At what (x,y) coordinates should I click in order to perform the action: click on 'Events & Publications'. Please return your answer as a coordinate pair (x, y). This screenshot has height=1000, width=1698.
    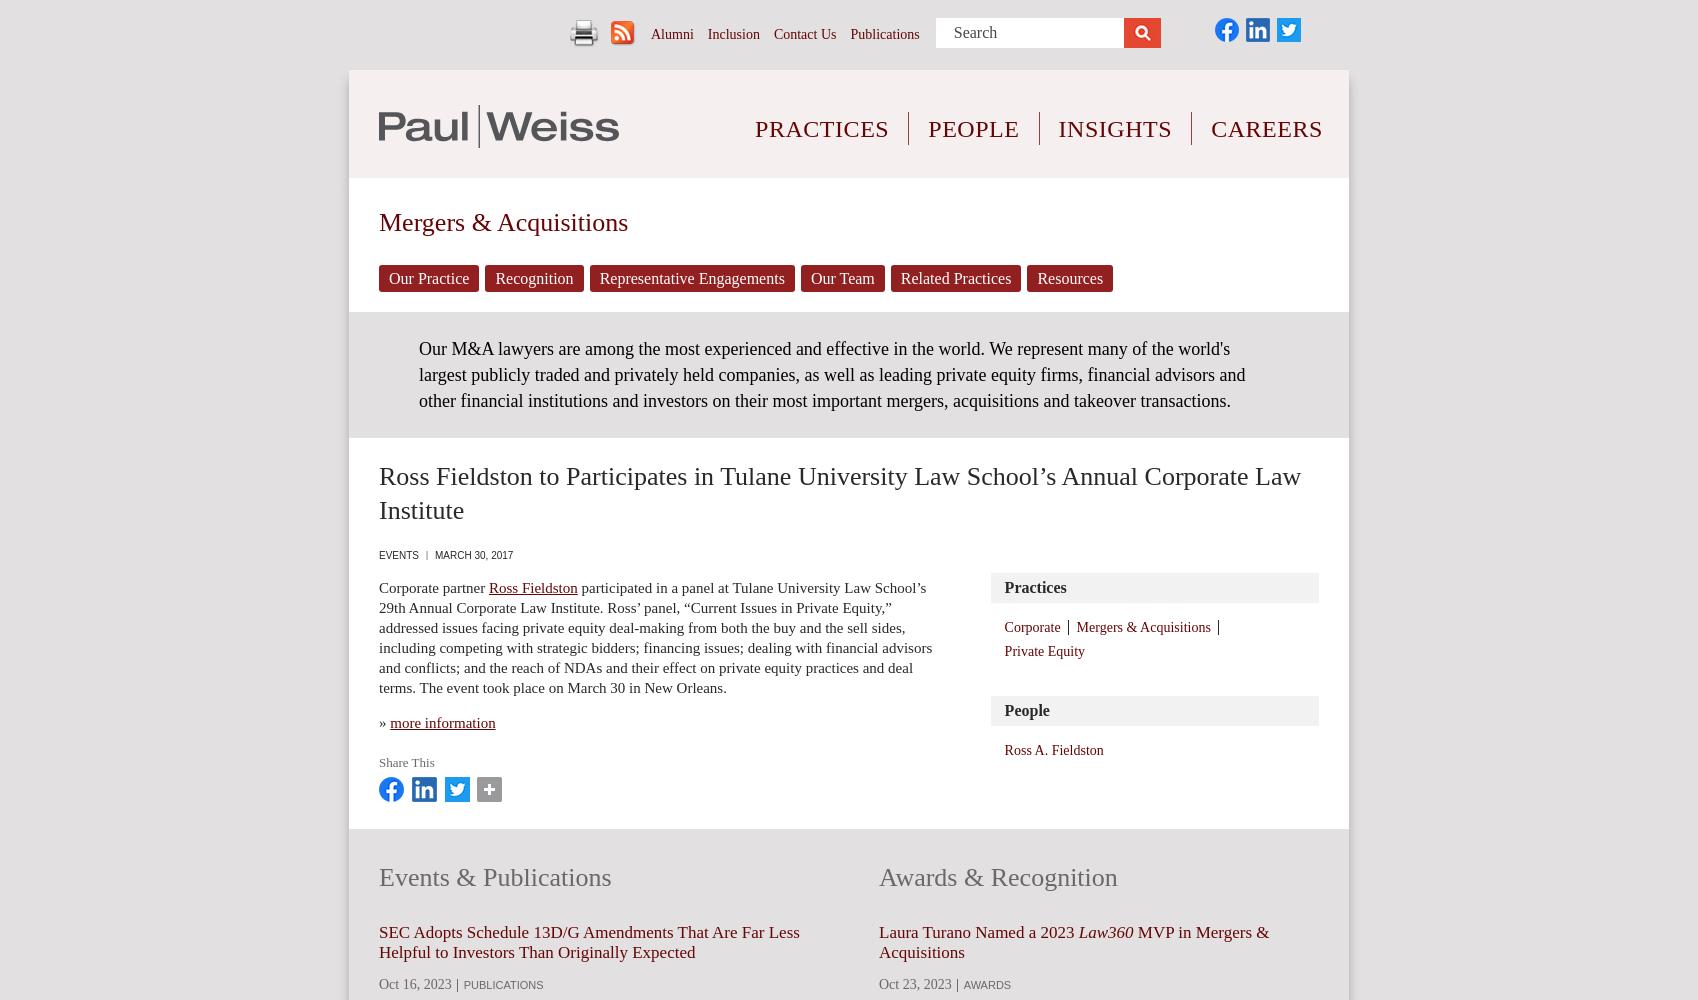
    Looking at the image, I should click on (493, 877).